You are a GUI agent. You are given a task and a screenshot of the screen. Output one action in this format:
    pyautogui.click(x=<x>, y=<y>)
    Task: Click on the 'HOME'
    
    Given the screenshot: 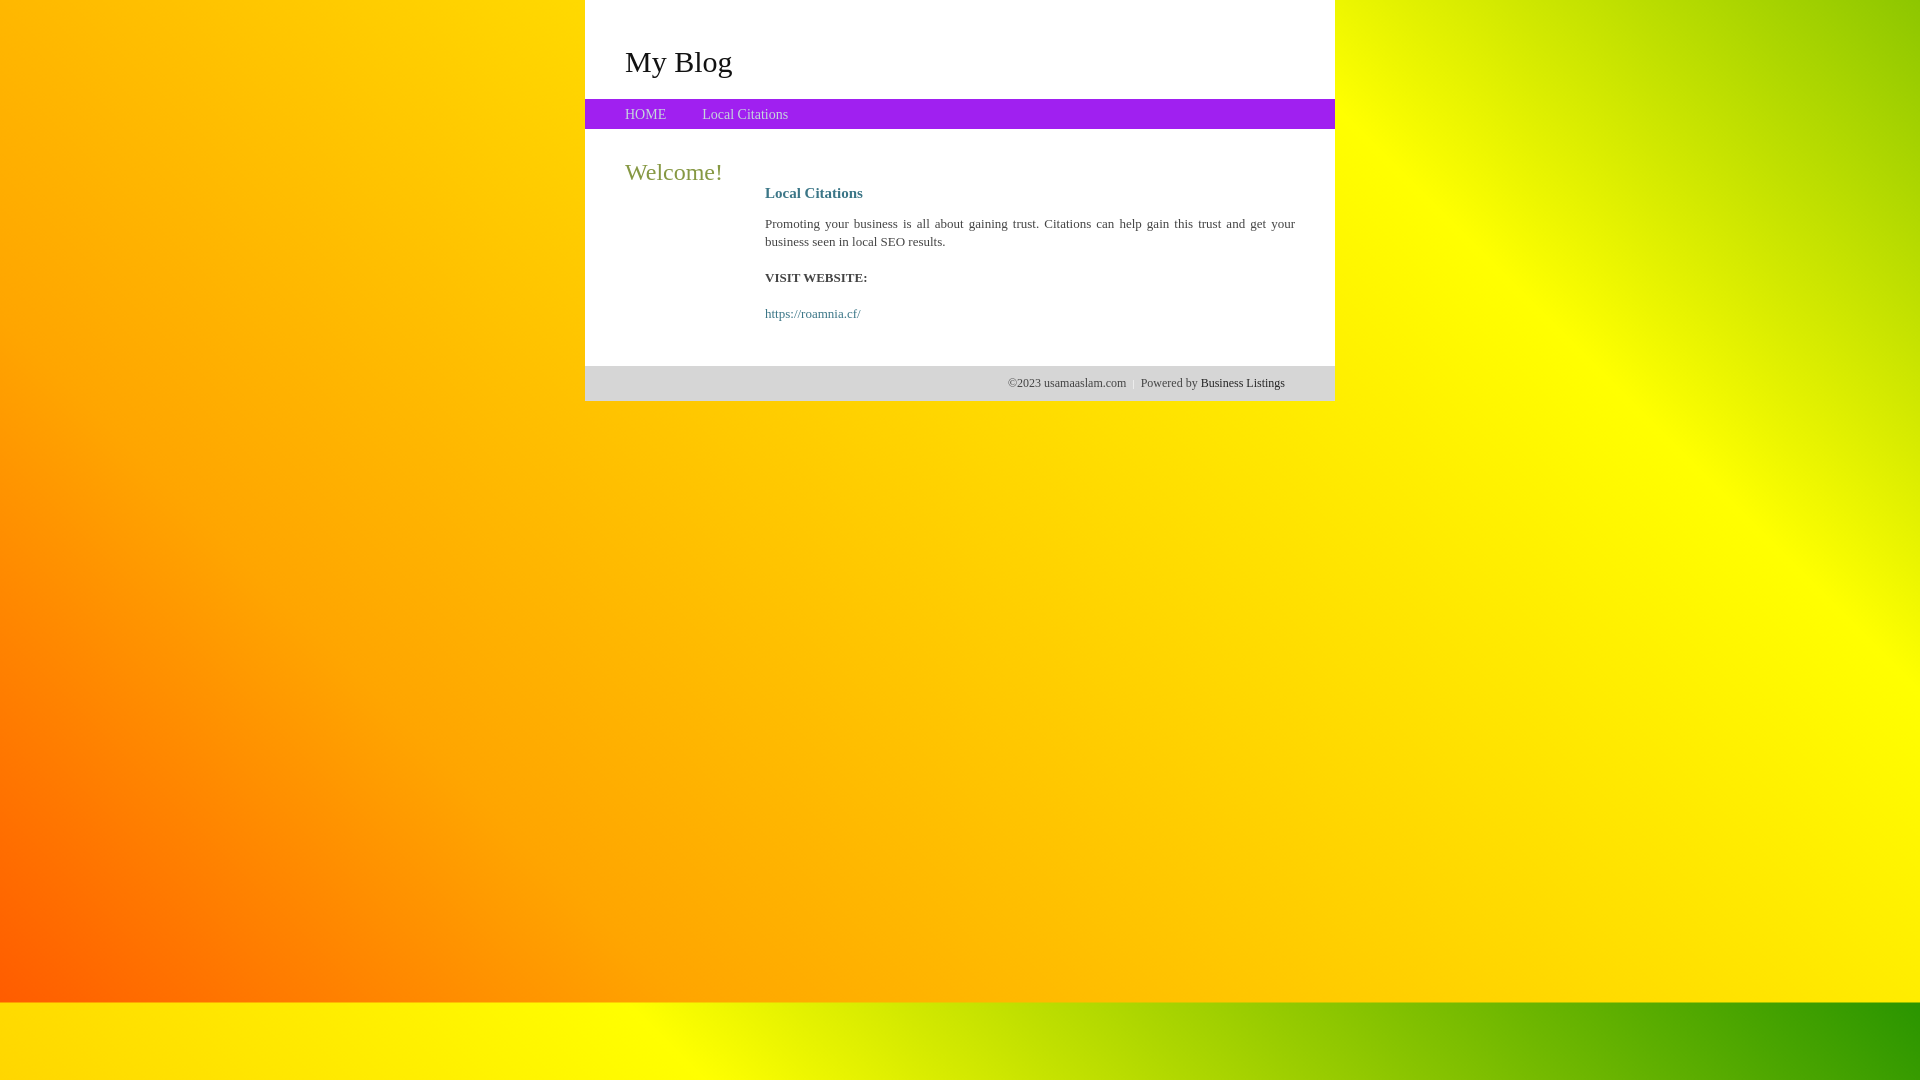 What is the action you would take?
    pyautogui.click(x=645, y=114)
    